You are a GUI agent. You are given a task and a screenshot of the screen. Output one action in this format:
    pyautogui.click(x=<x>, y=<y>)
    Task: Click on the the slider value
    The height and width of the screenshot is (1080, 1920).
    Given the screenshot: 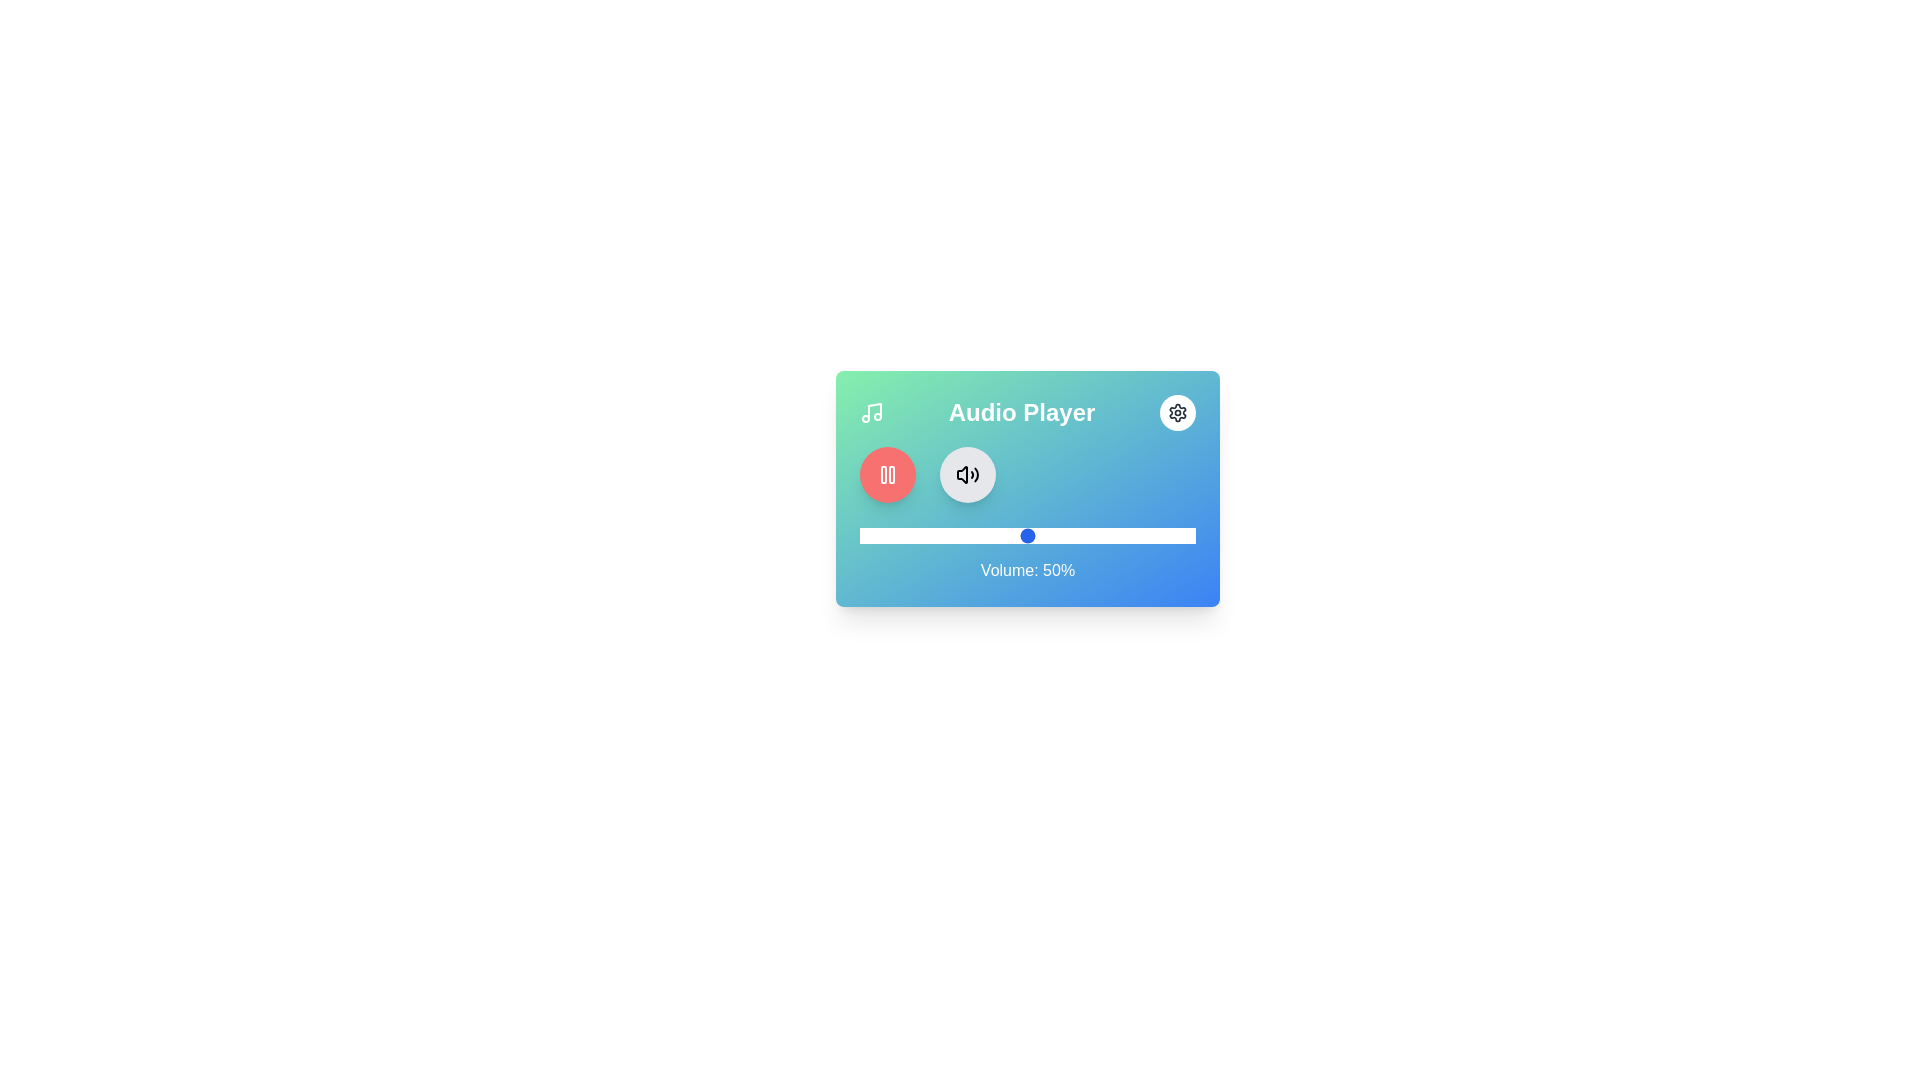 What is the action you would take?
    pyautogui.click(x=1021, y=535)
    